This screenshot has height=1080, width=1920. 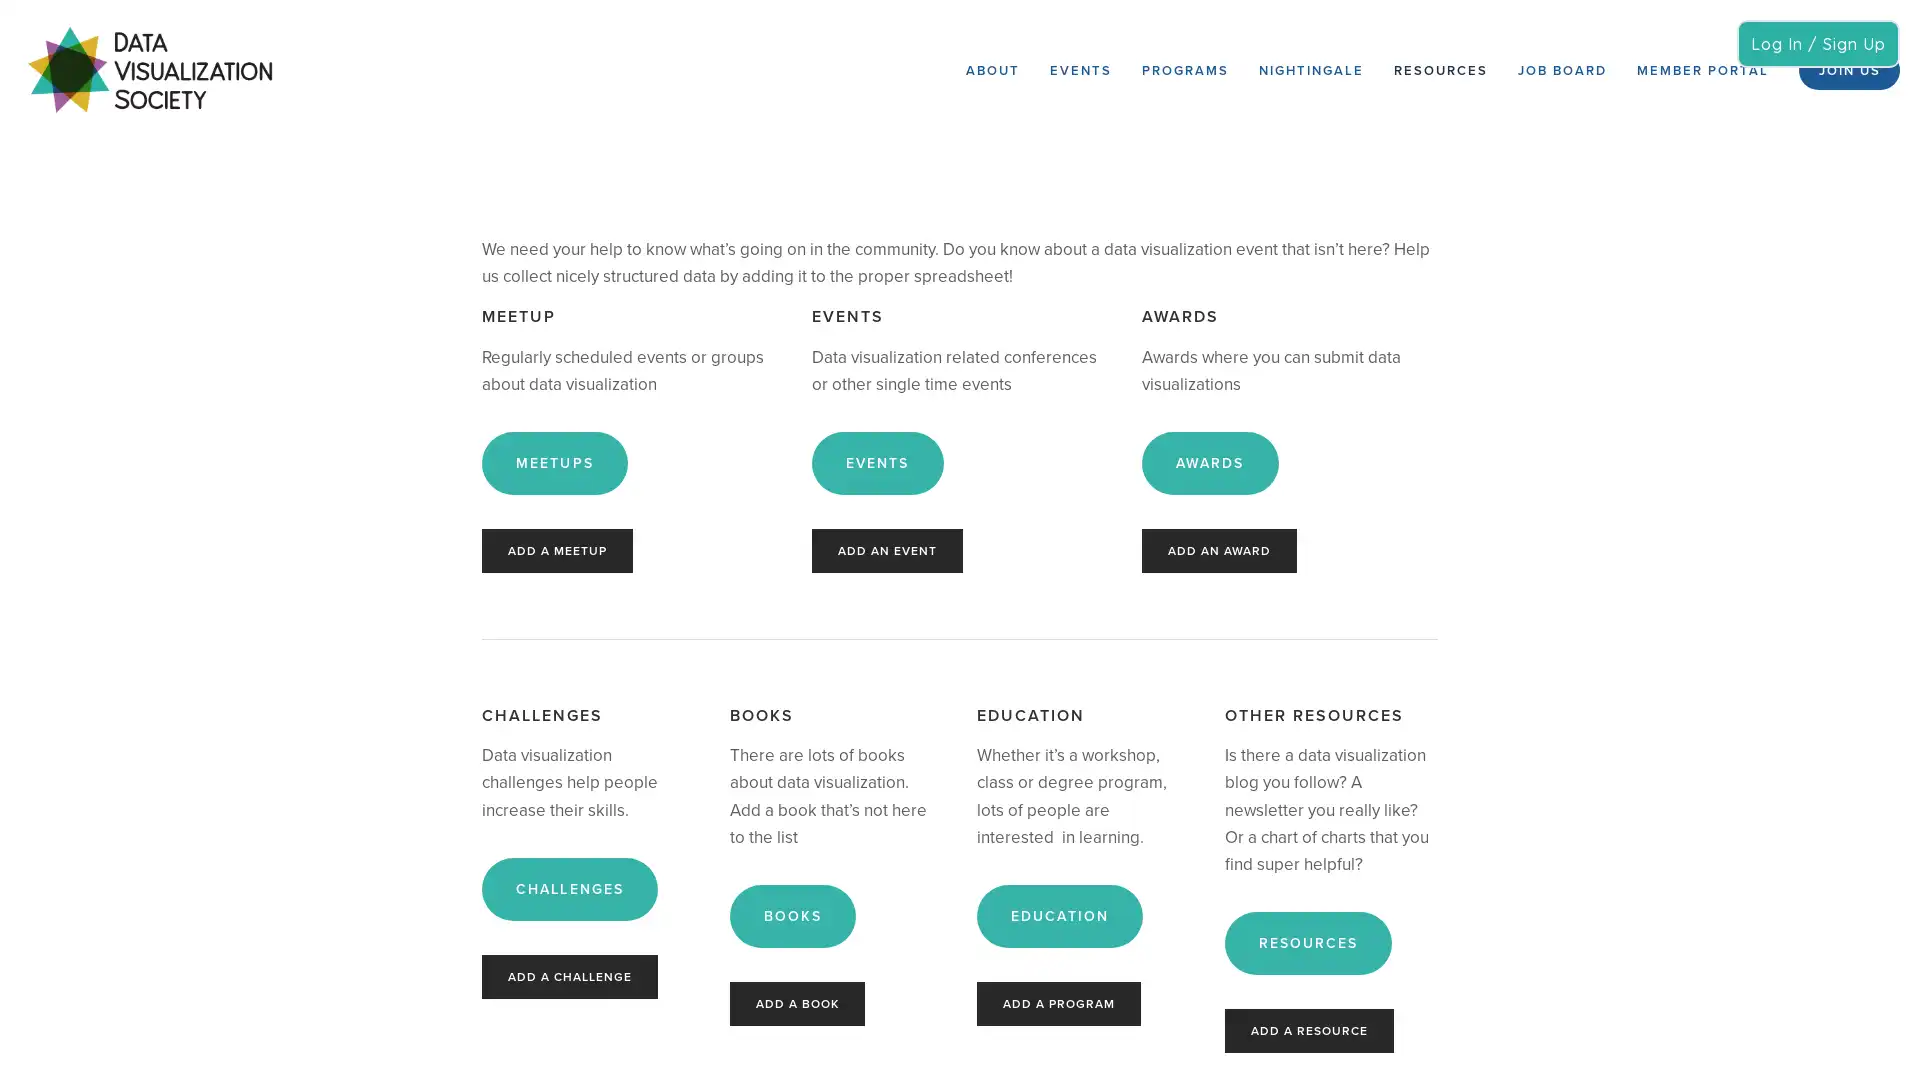 What do you see at coordinates (1818, 43) in the screenshot?
I see `Log In / Sign Up` at bounding box center [1818, 43].